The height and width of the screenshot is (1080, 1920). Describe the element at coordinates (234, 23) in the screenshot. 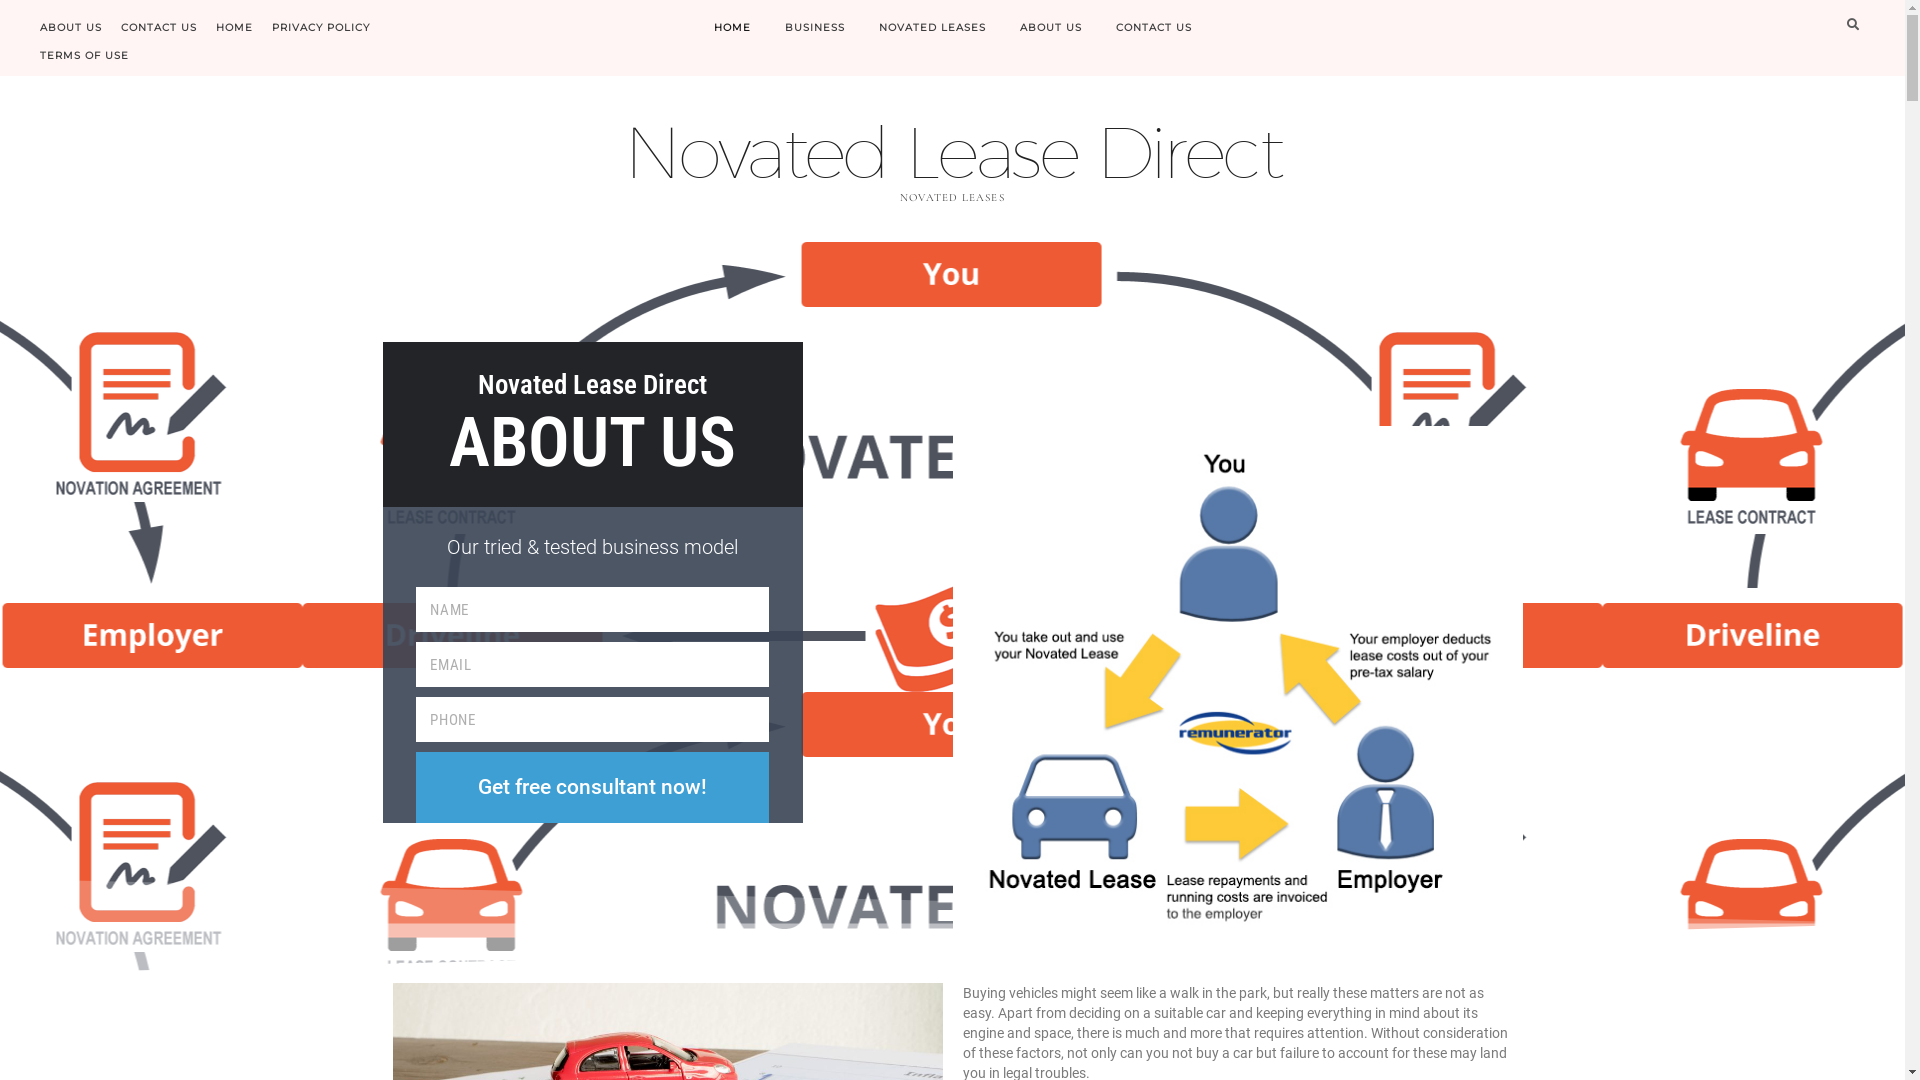

I see `'HOME'` at that location.